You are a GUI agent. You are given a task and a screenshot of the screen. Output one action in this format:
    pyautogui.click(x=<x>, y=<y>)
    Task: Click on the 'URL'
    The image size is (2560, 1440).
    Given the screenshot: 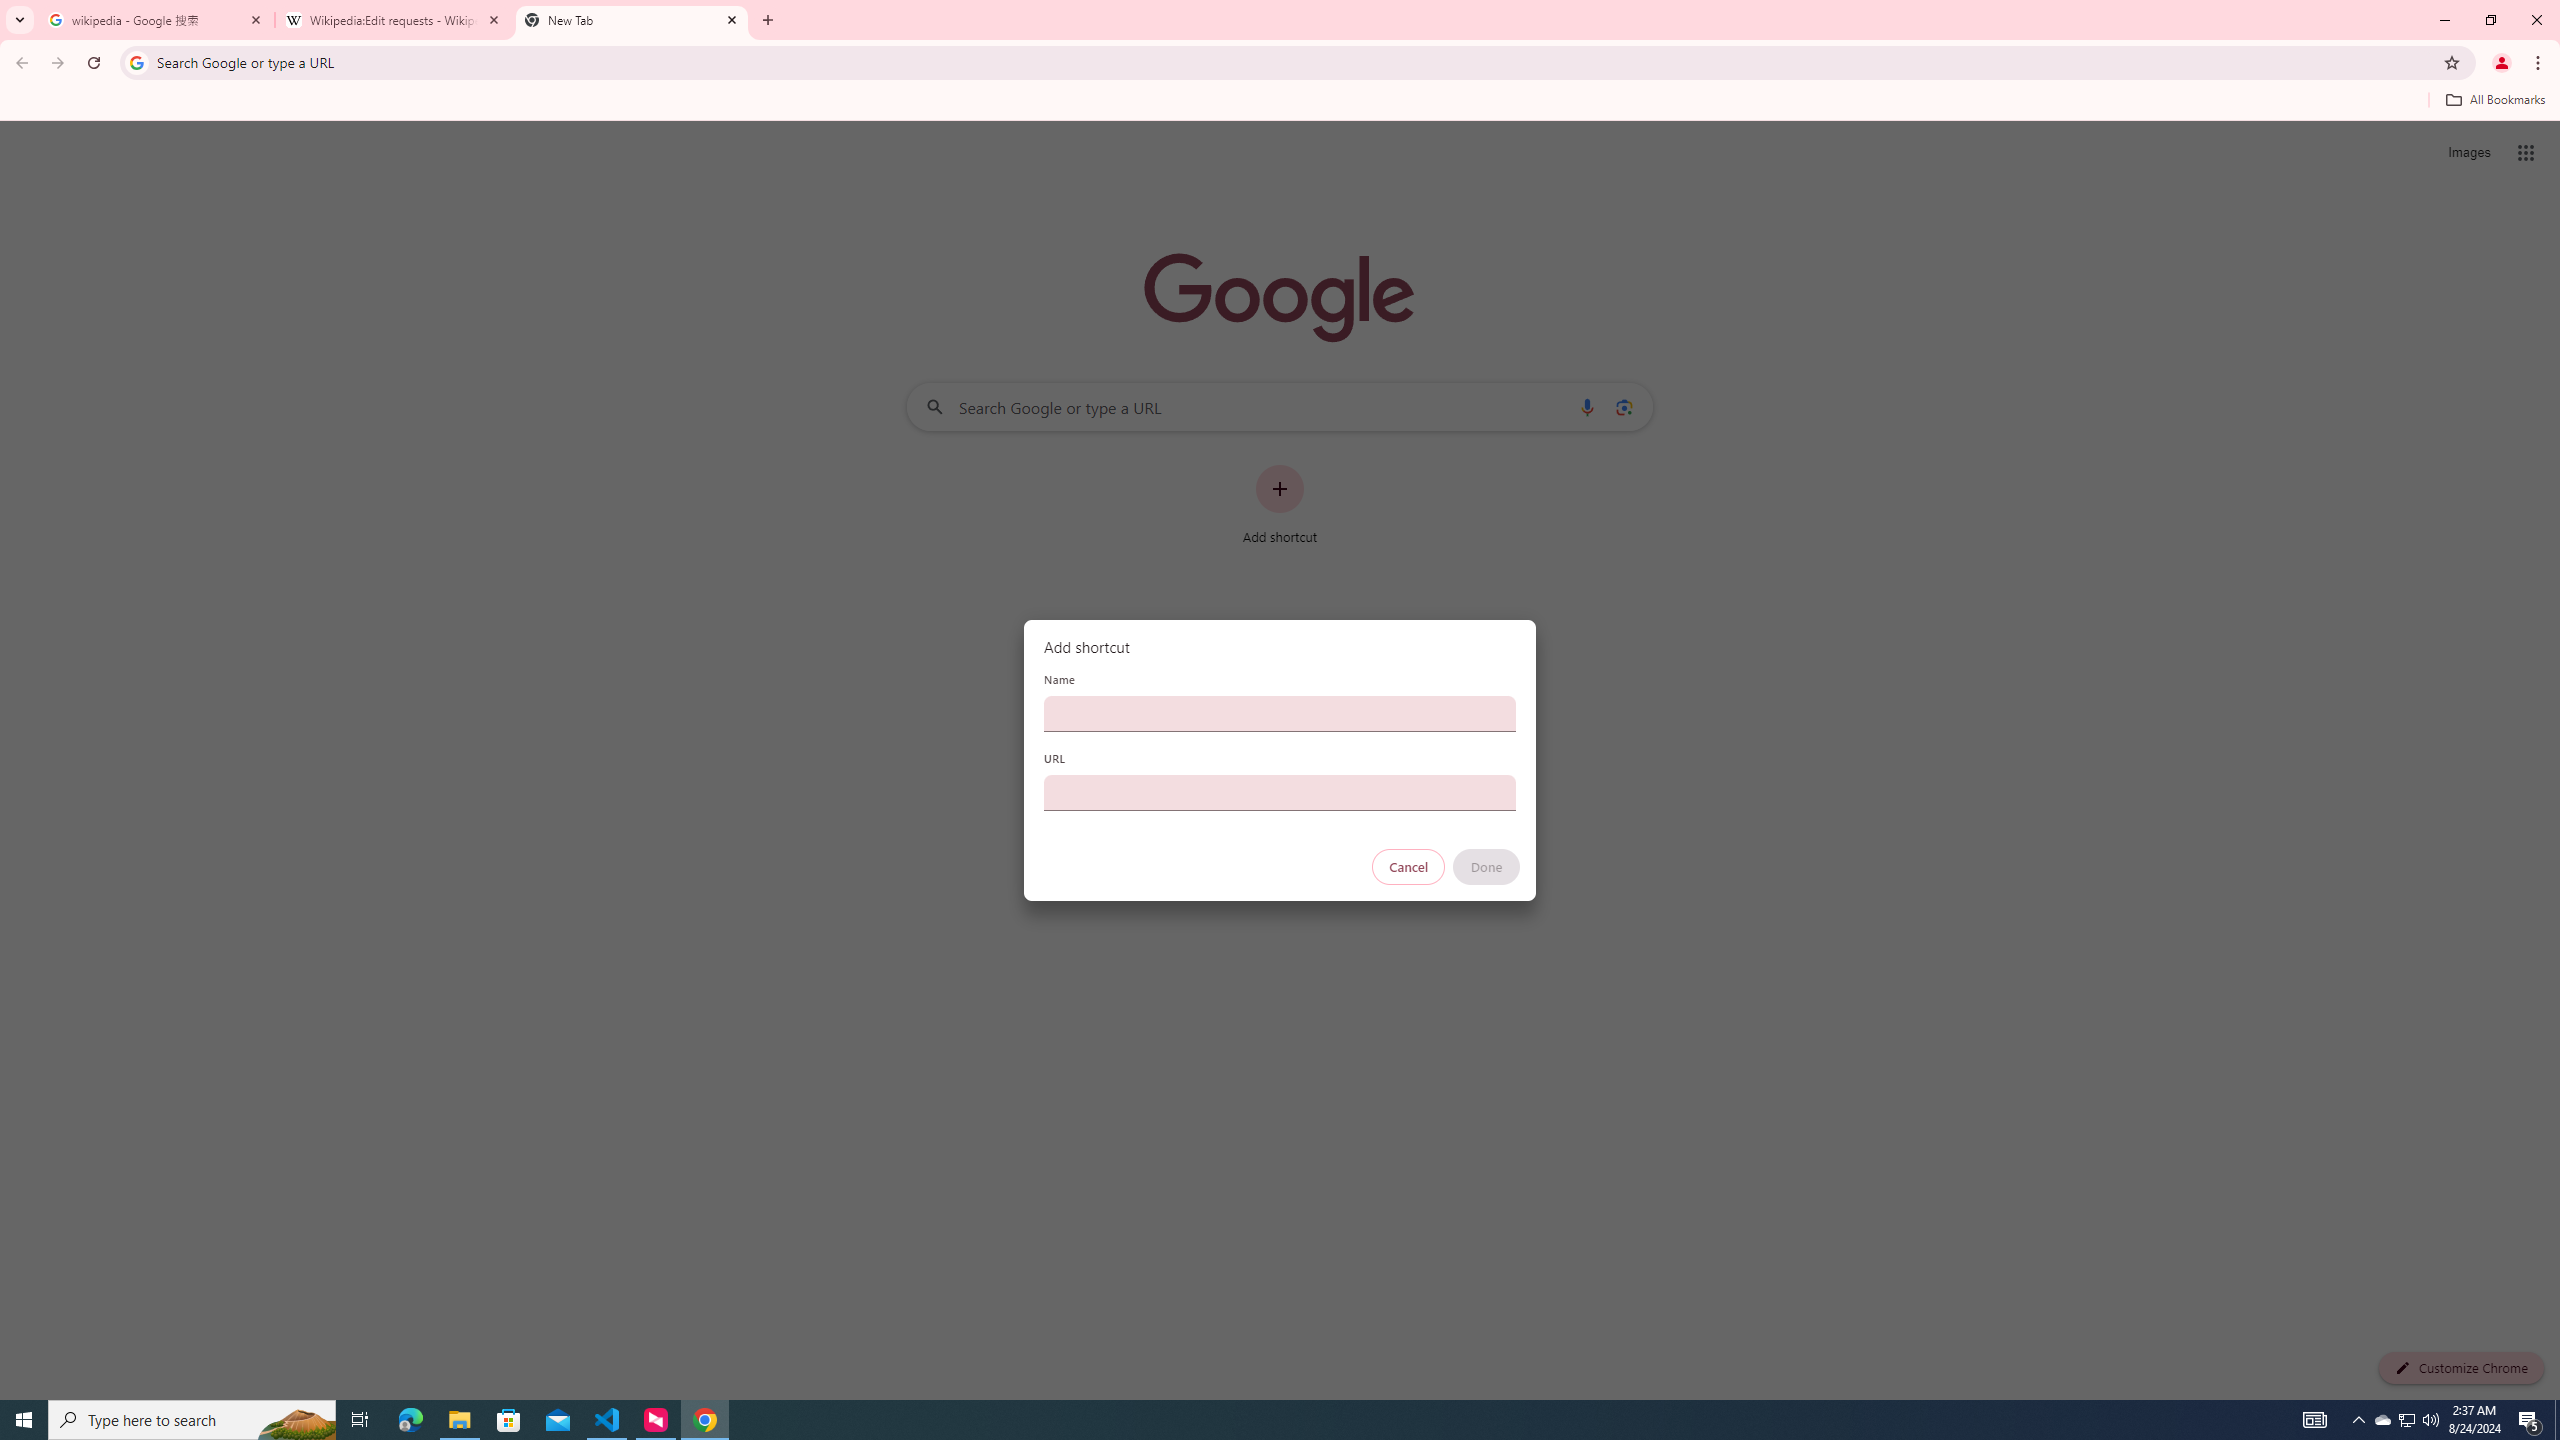 What is the action you would take?
    pyautogui.click(x=1280, y=792)
    